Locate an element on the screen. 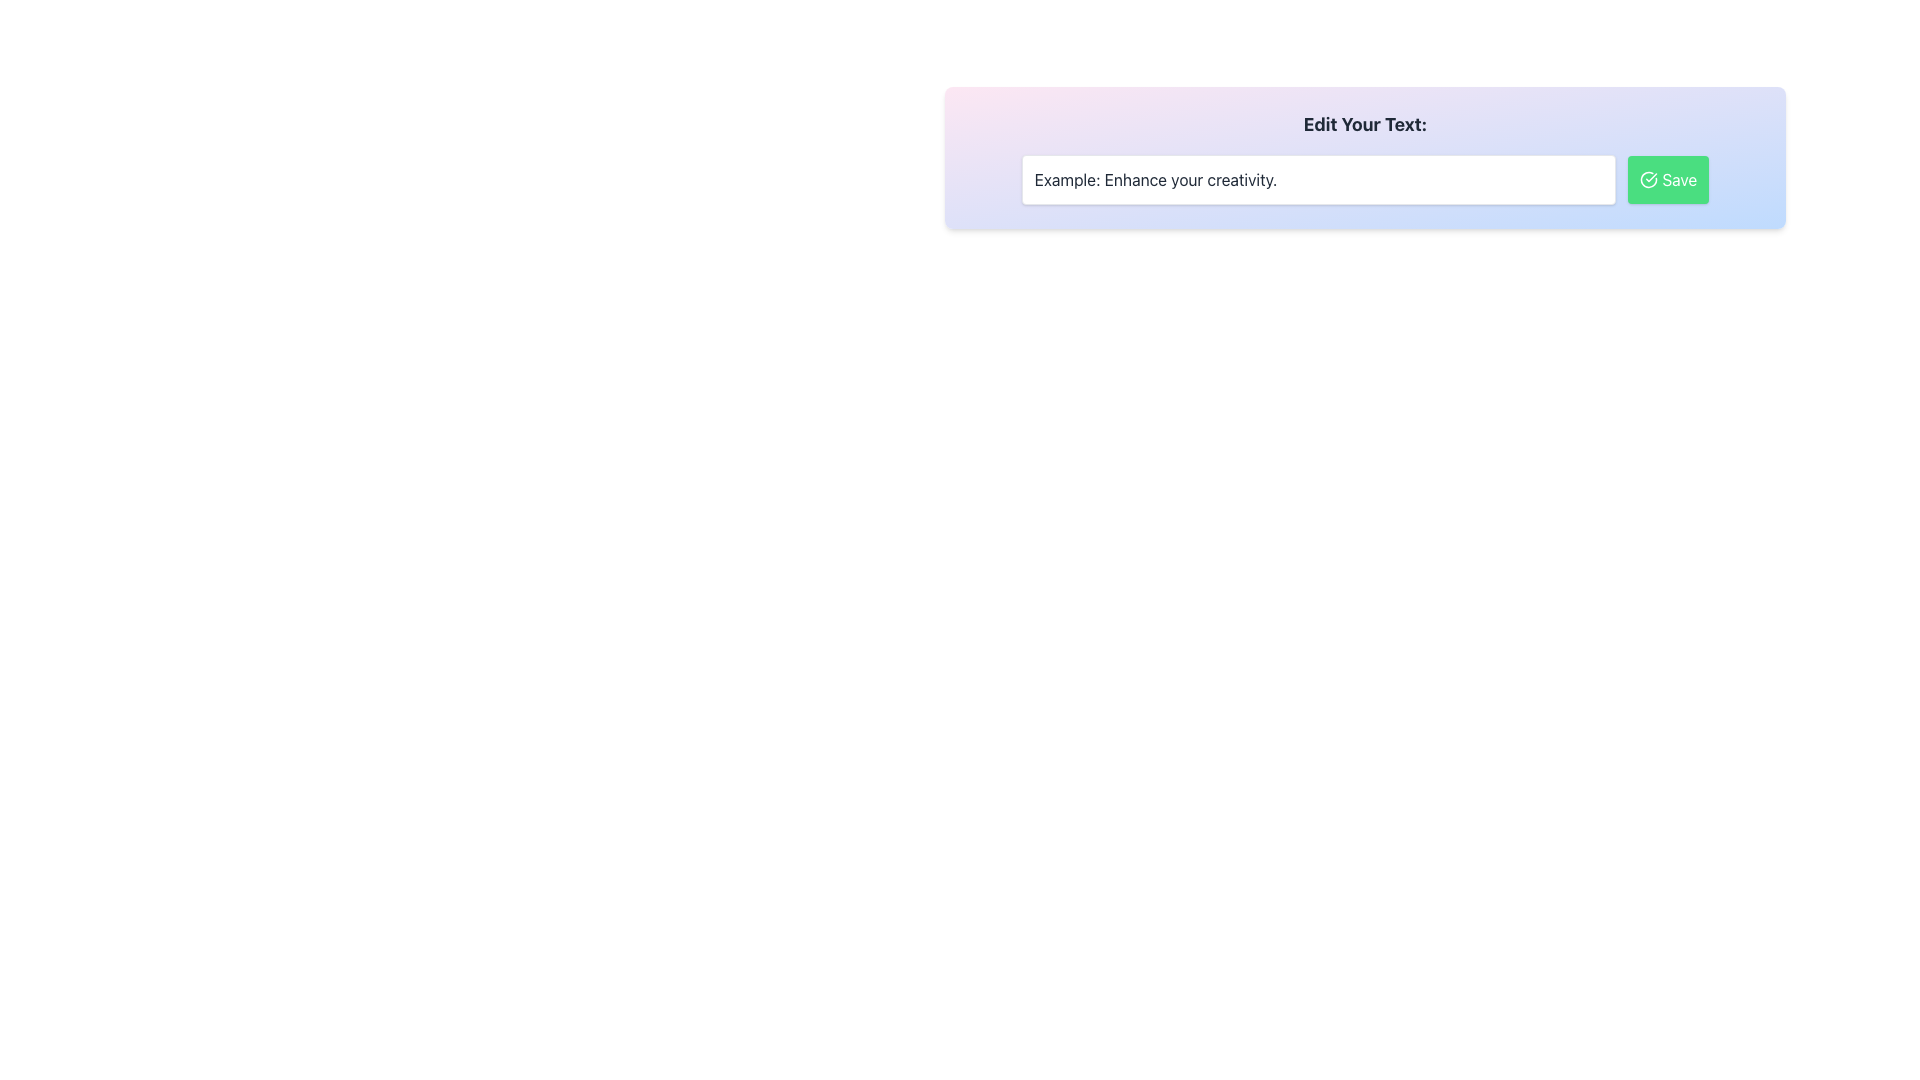  the confirmation icon located within the green 'Save' button, positioned to the left of the 'Save' text is located at coordinates (1649, 180).